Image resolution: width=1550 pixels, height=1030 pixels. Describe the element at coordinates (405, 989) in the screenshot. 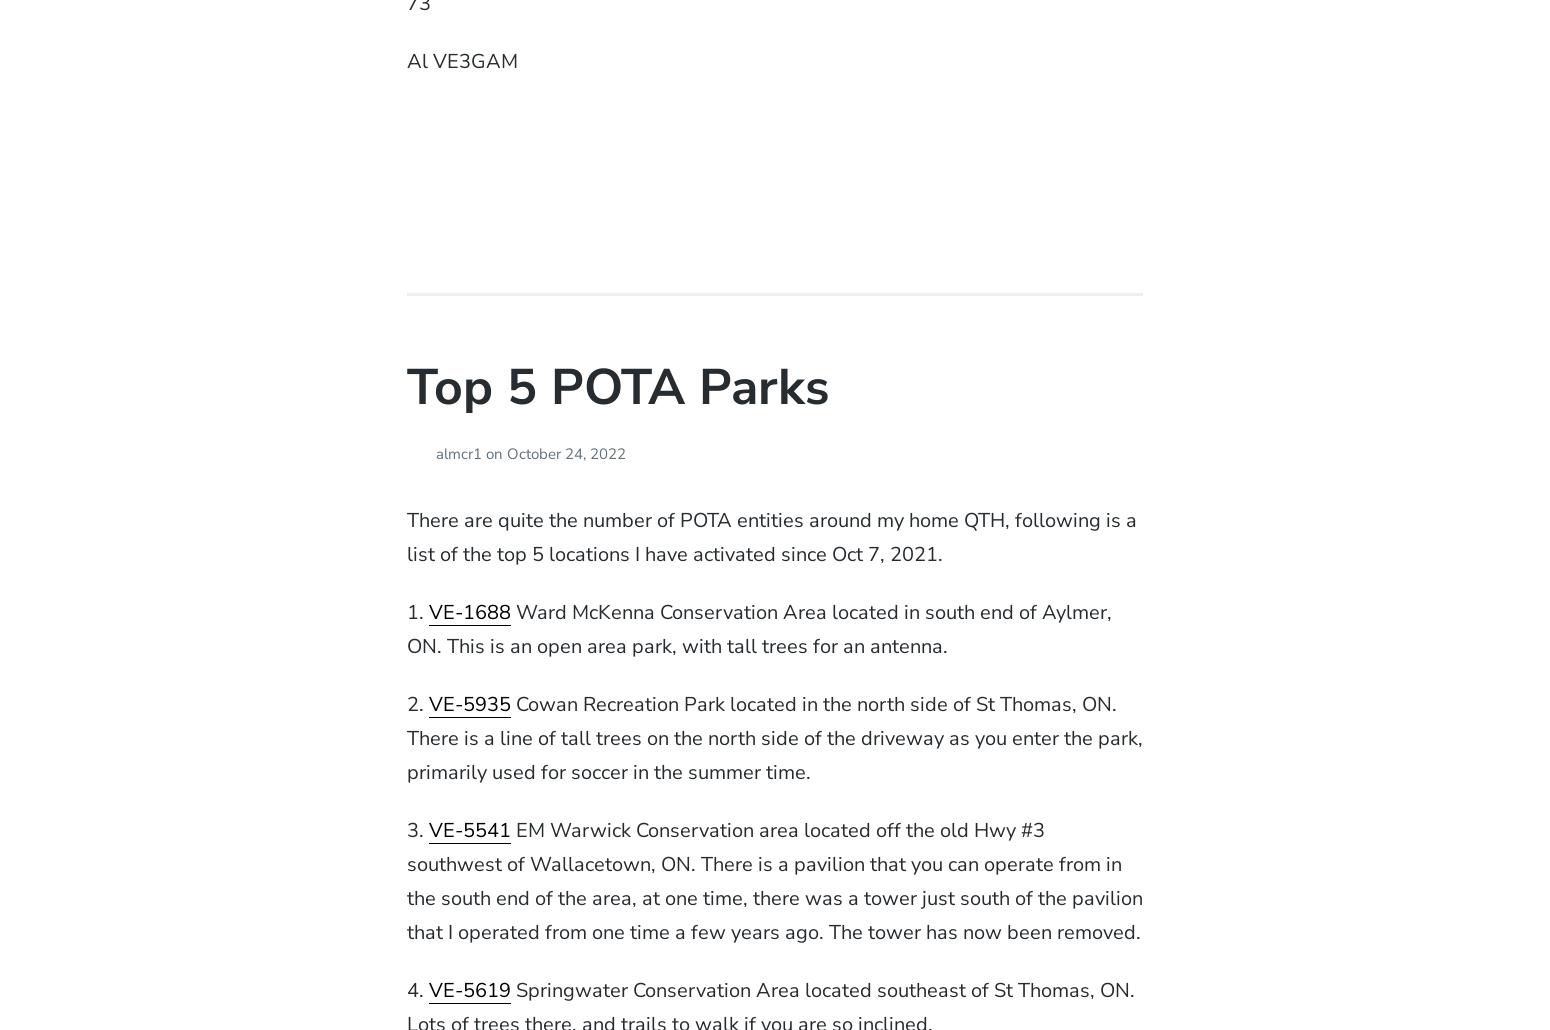

I see `'4.'` at that location.